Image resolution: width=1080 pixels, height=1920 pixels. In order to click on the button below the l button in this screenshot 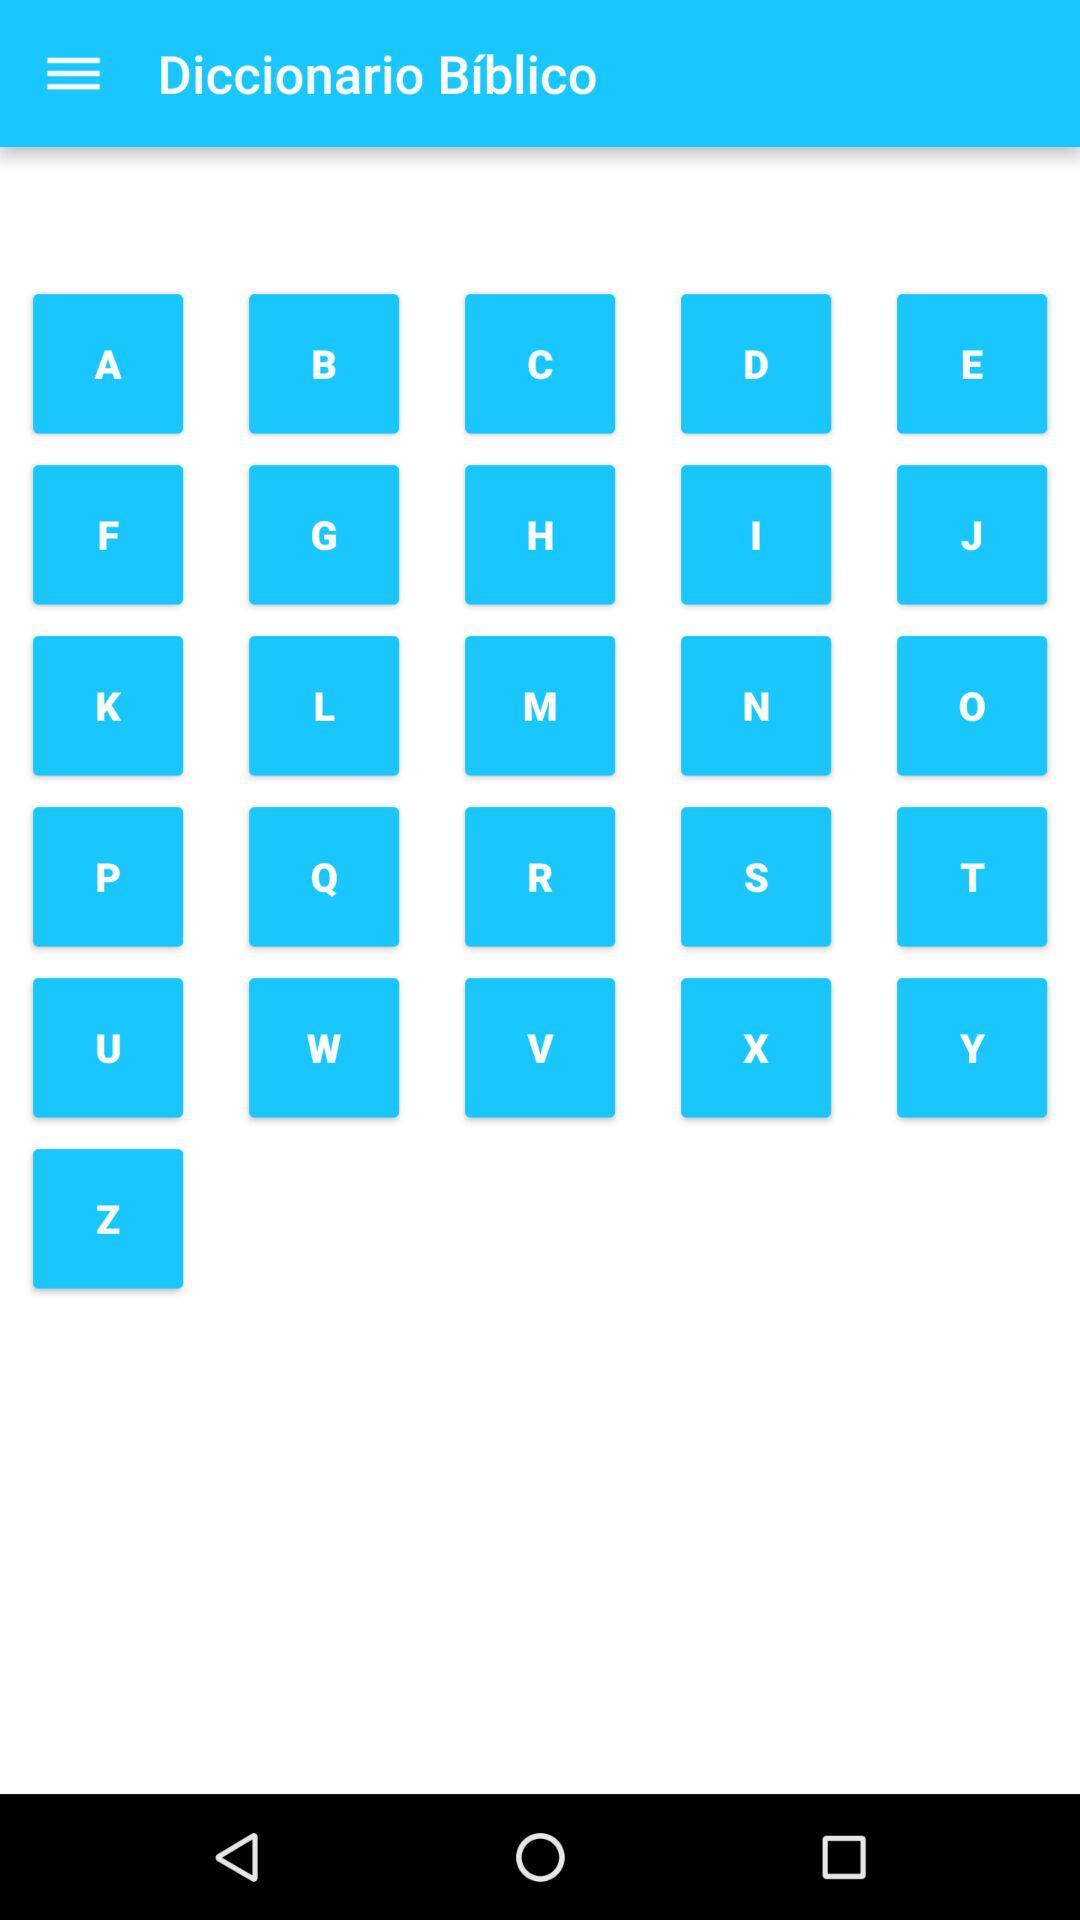, I will do `click(323, 876)`.